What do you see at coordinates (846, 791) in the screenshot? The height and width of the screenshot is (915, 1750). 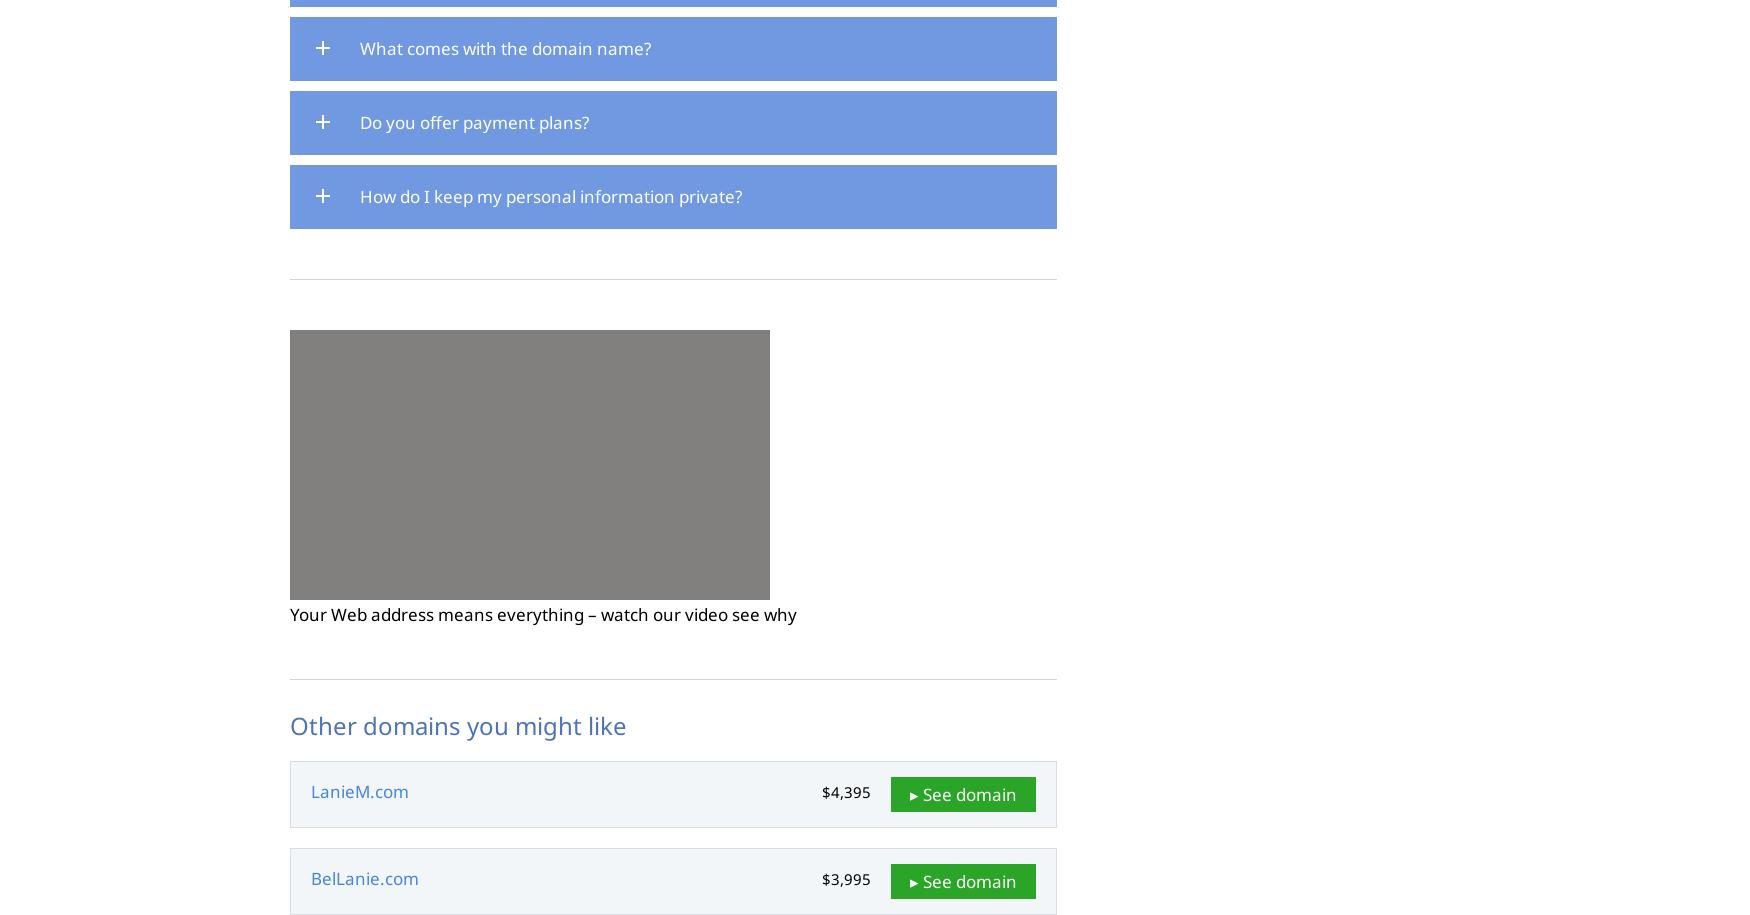 I see `'$4,395'` at bounding box center [846, 791].